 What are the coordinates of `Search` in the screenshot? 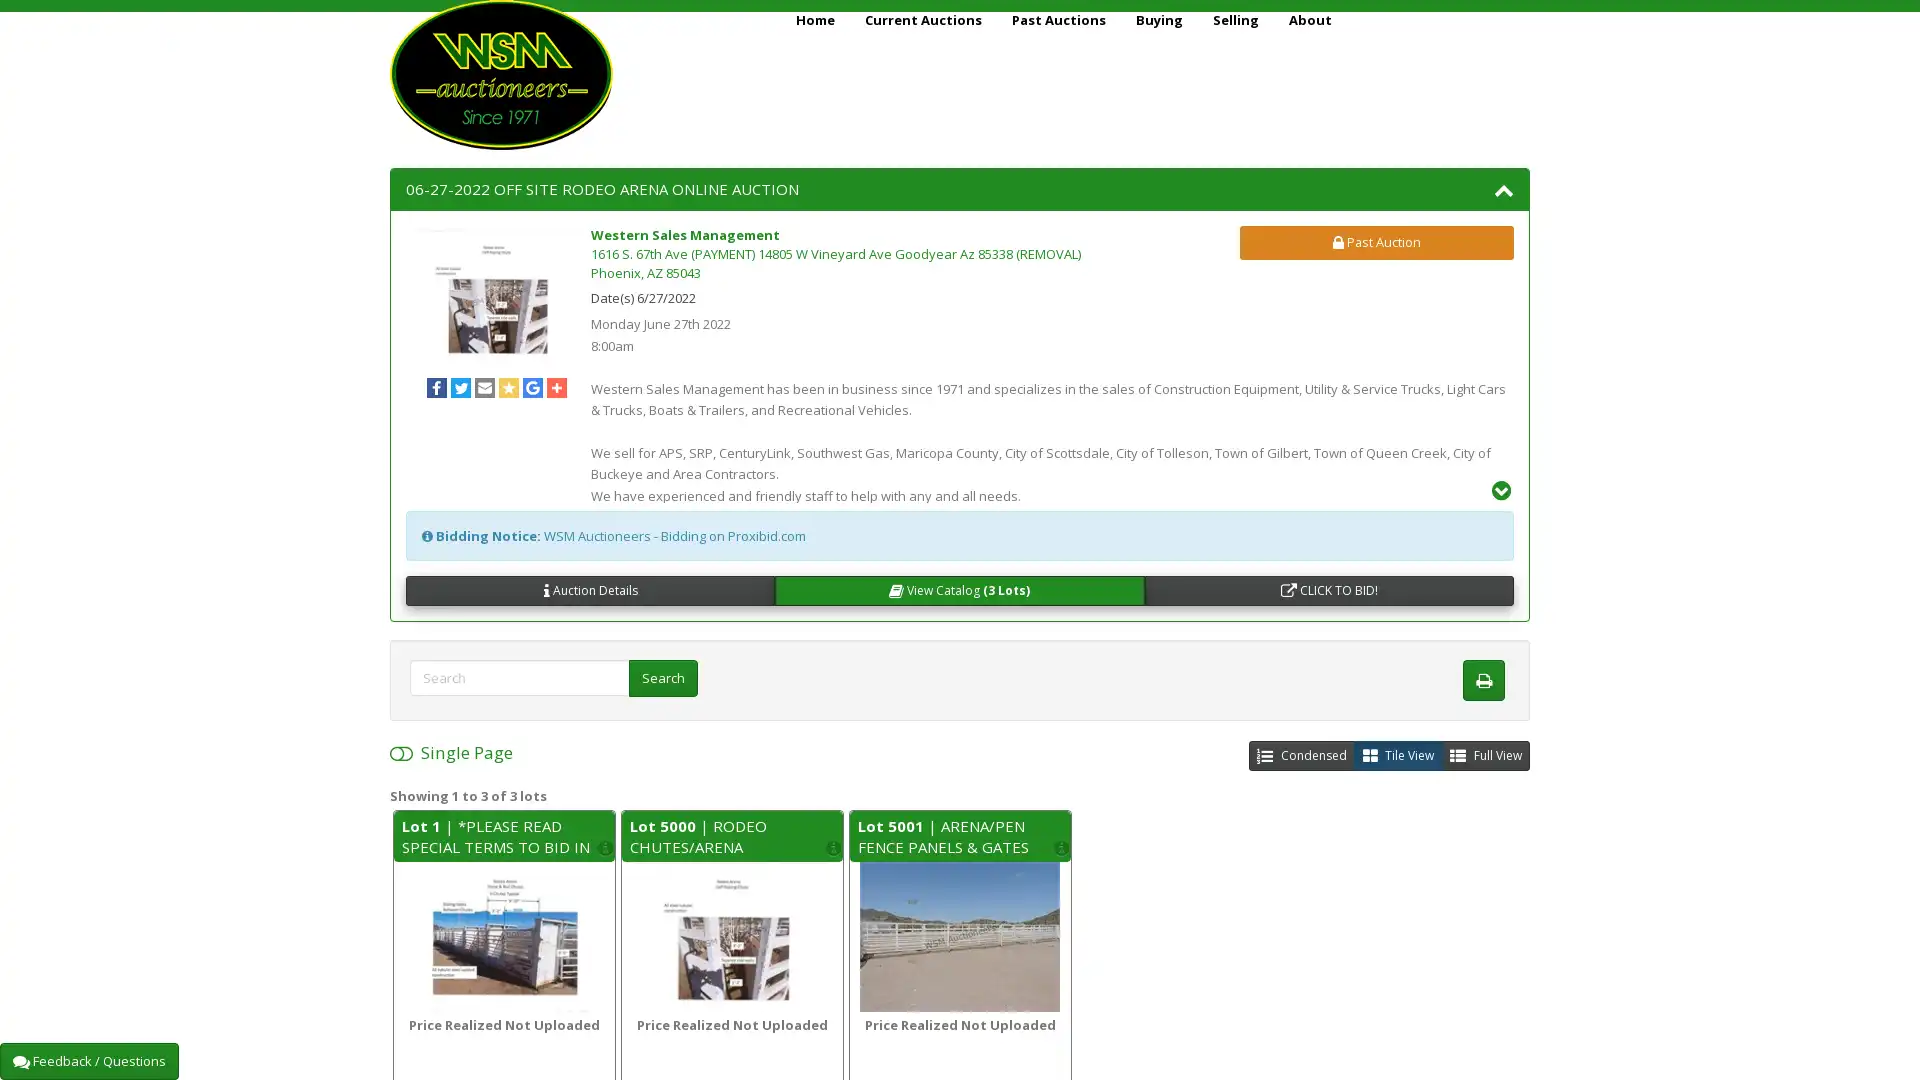 It's located at (663, 677).